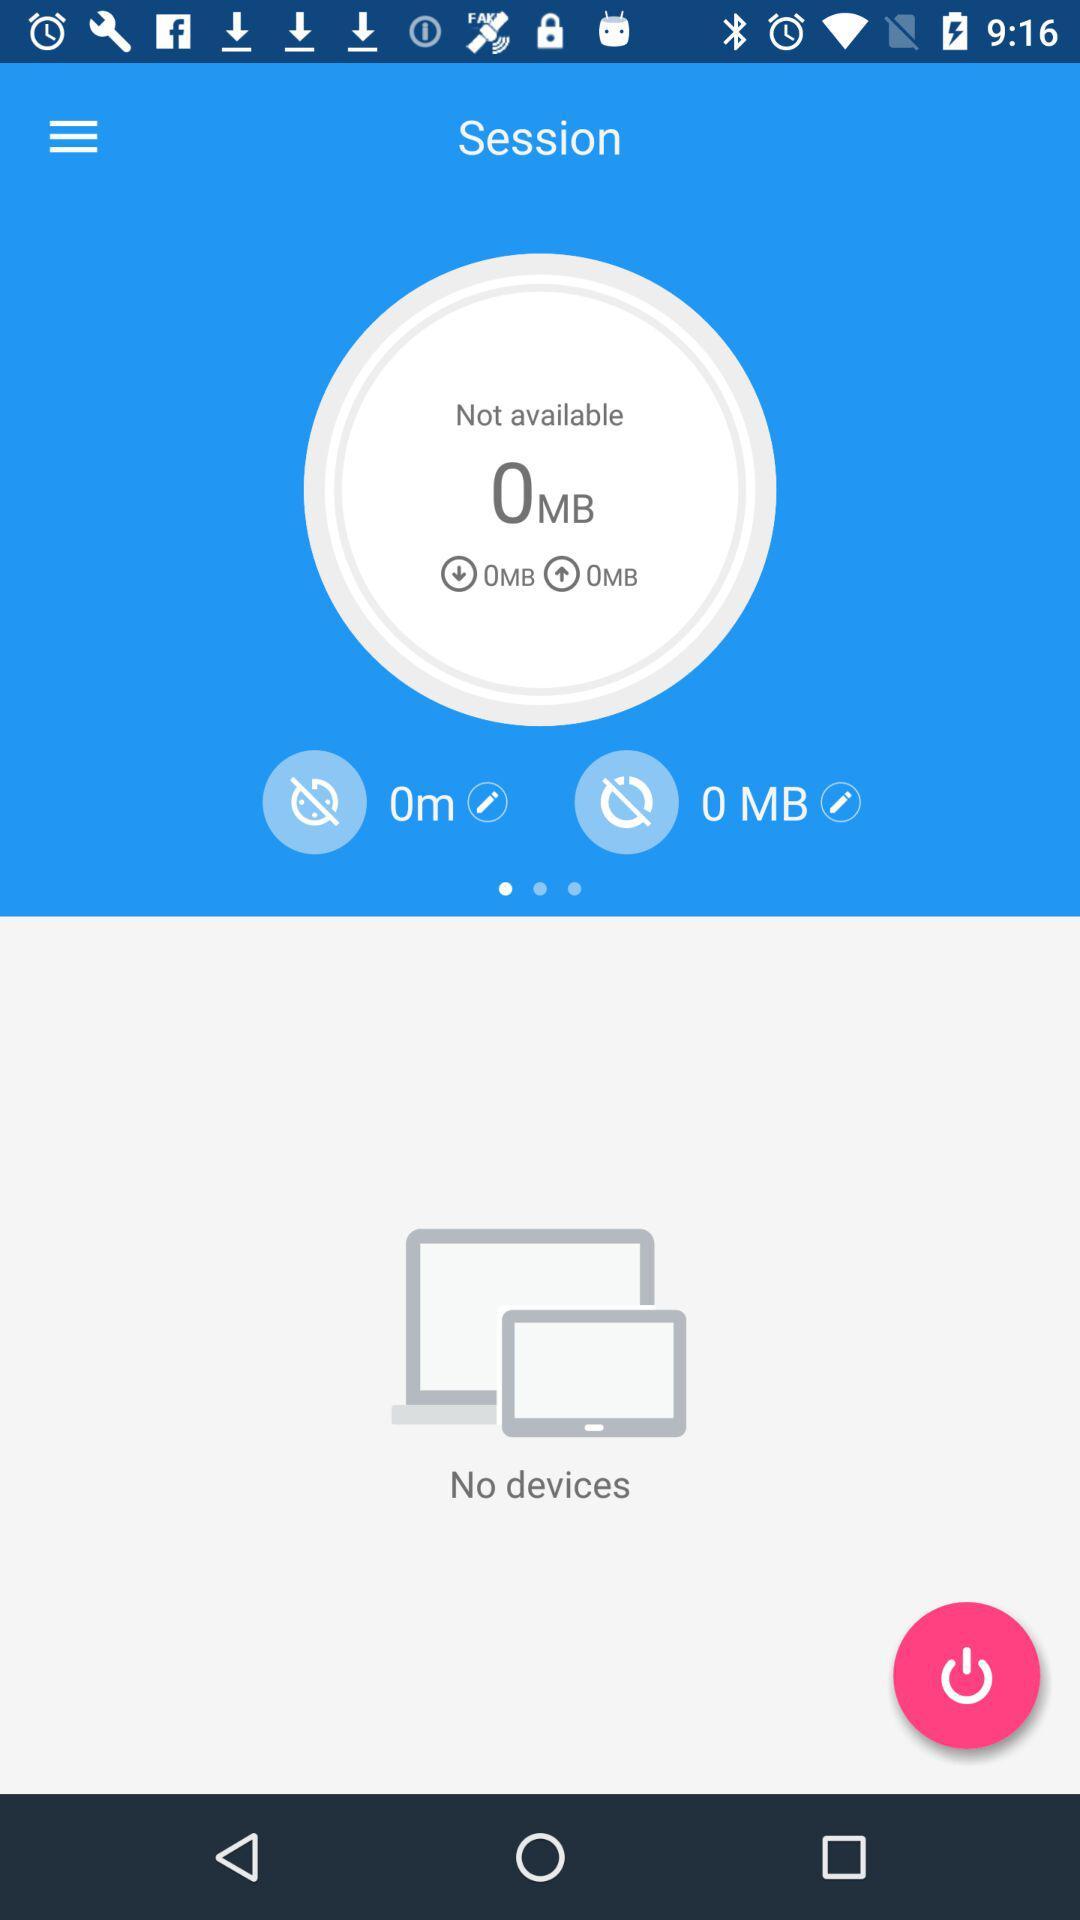 The width and height of the screenshot is (1080, 1920). What do you see at coordinates (840, 802) in the screenshot?
I see `edit mb limit` at bounding box center [840, 802].